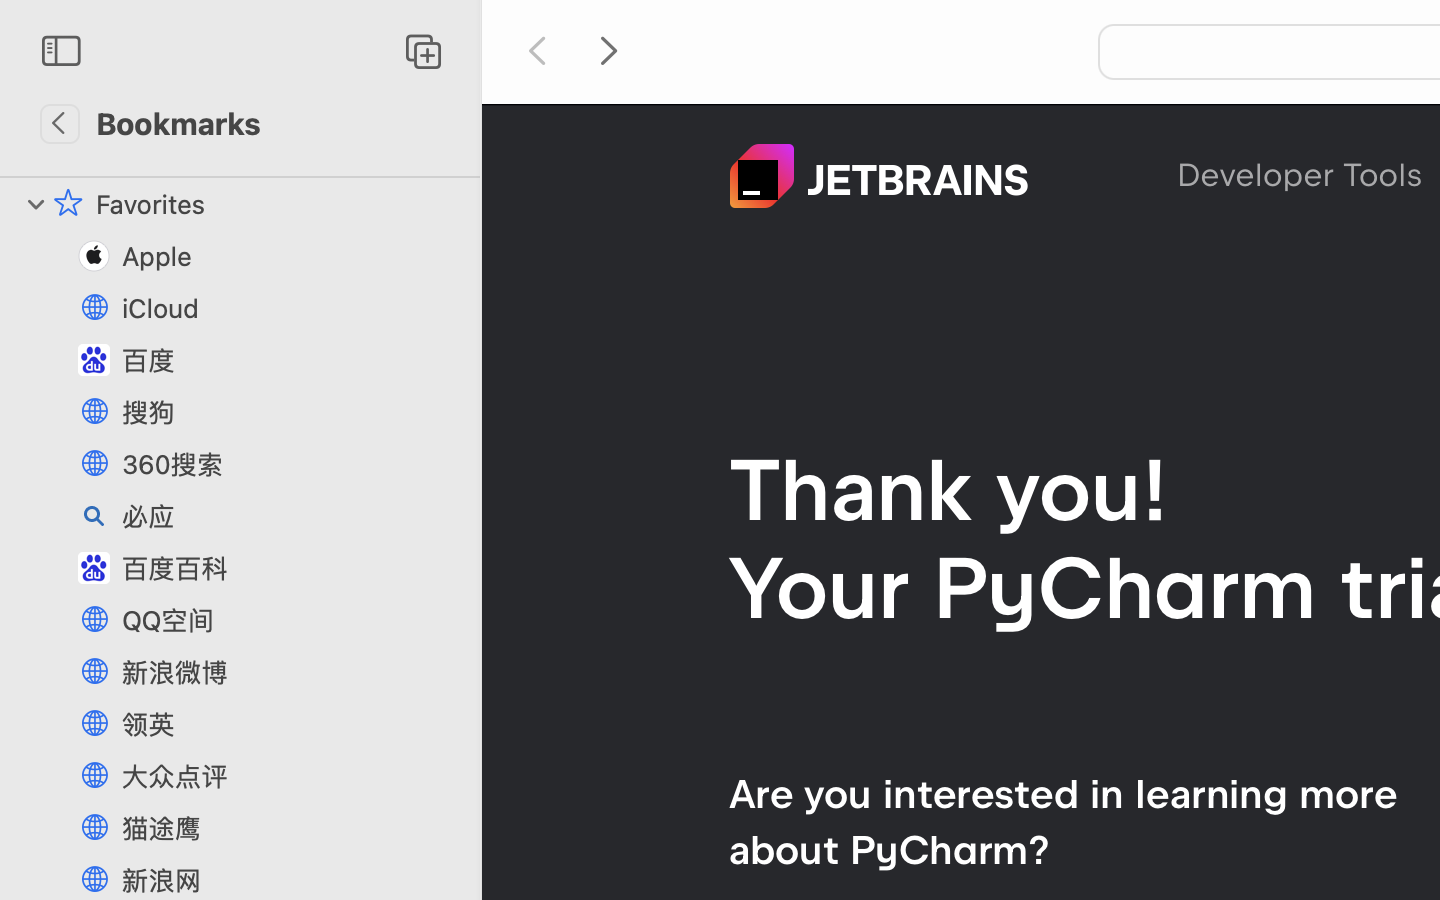 This screenshot has width=1440, height=900. I want to click on 'Thank you!', so click(948, 488).